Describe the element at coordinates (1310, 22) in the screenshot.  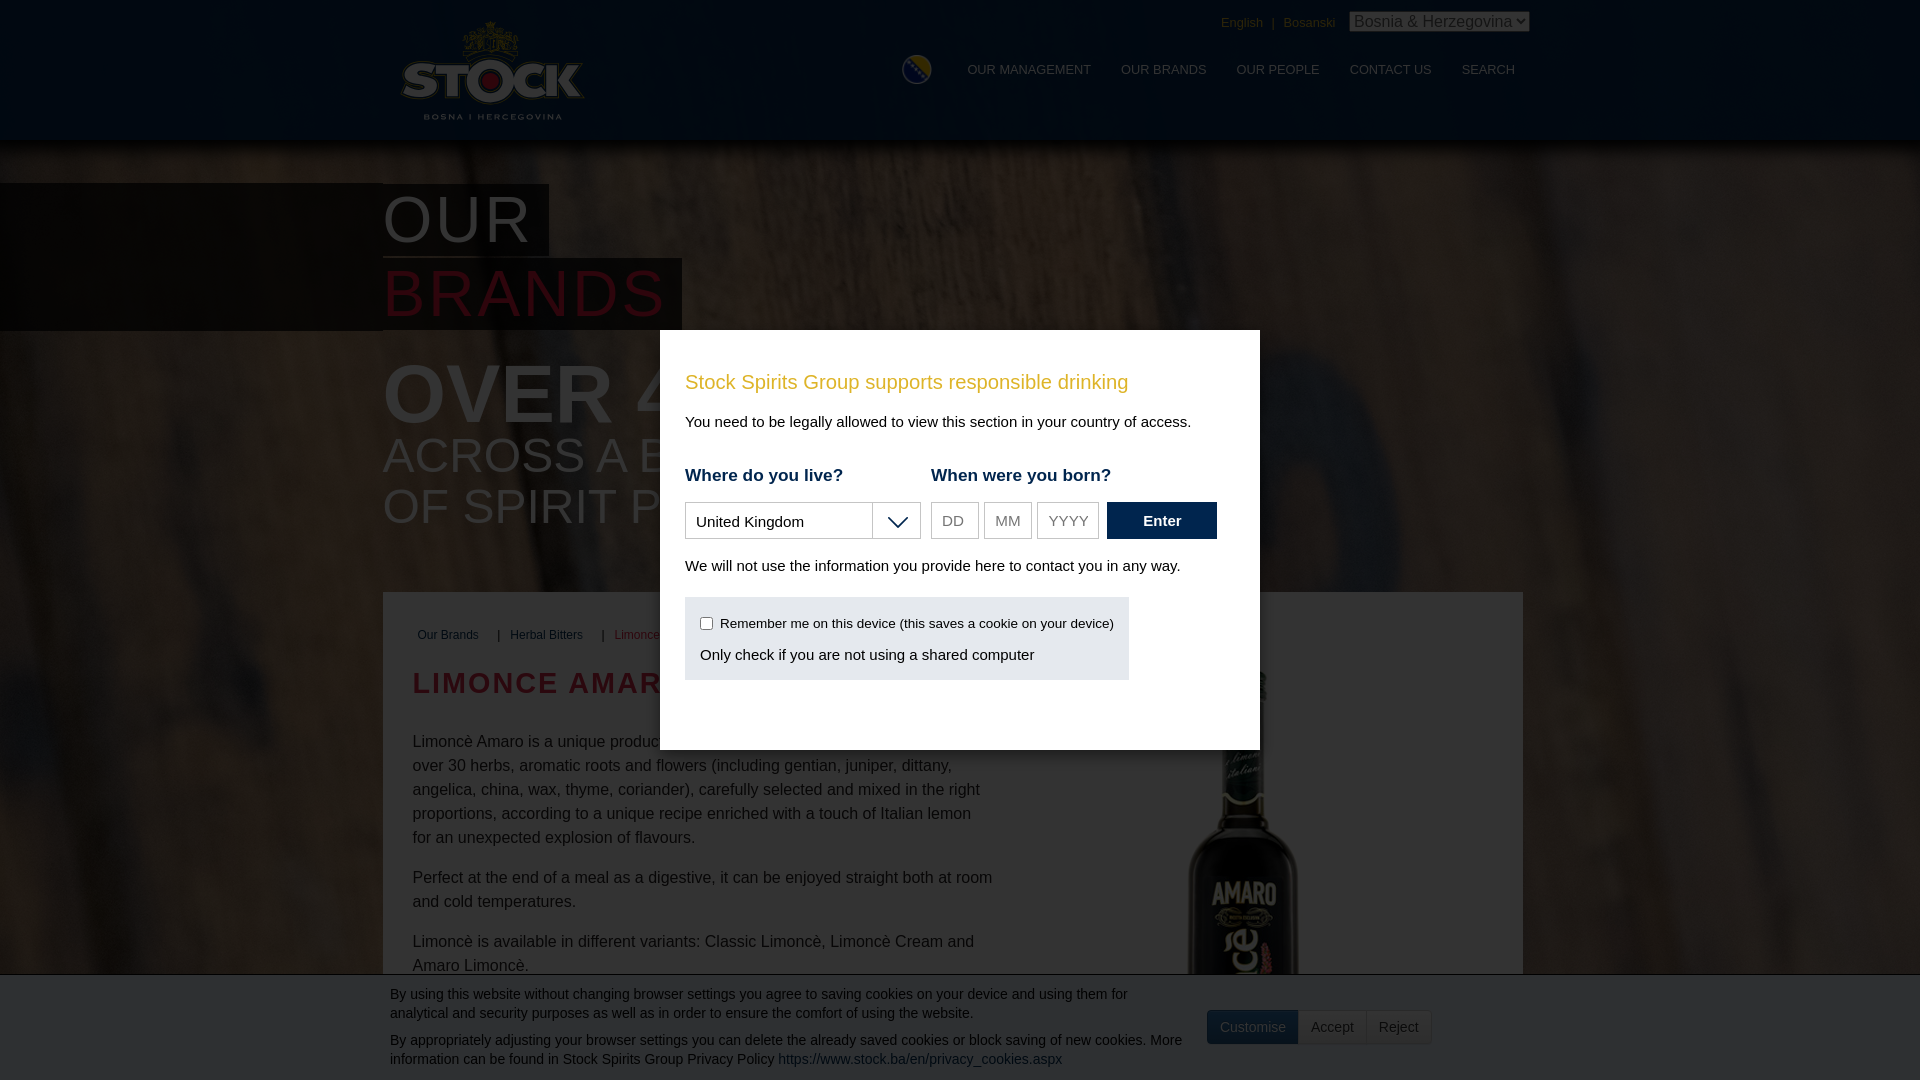
I see `'Bosanski'` at that location.